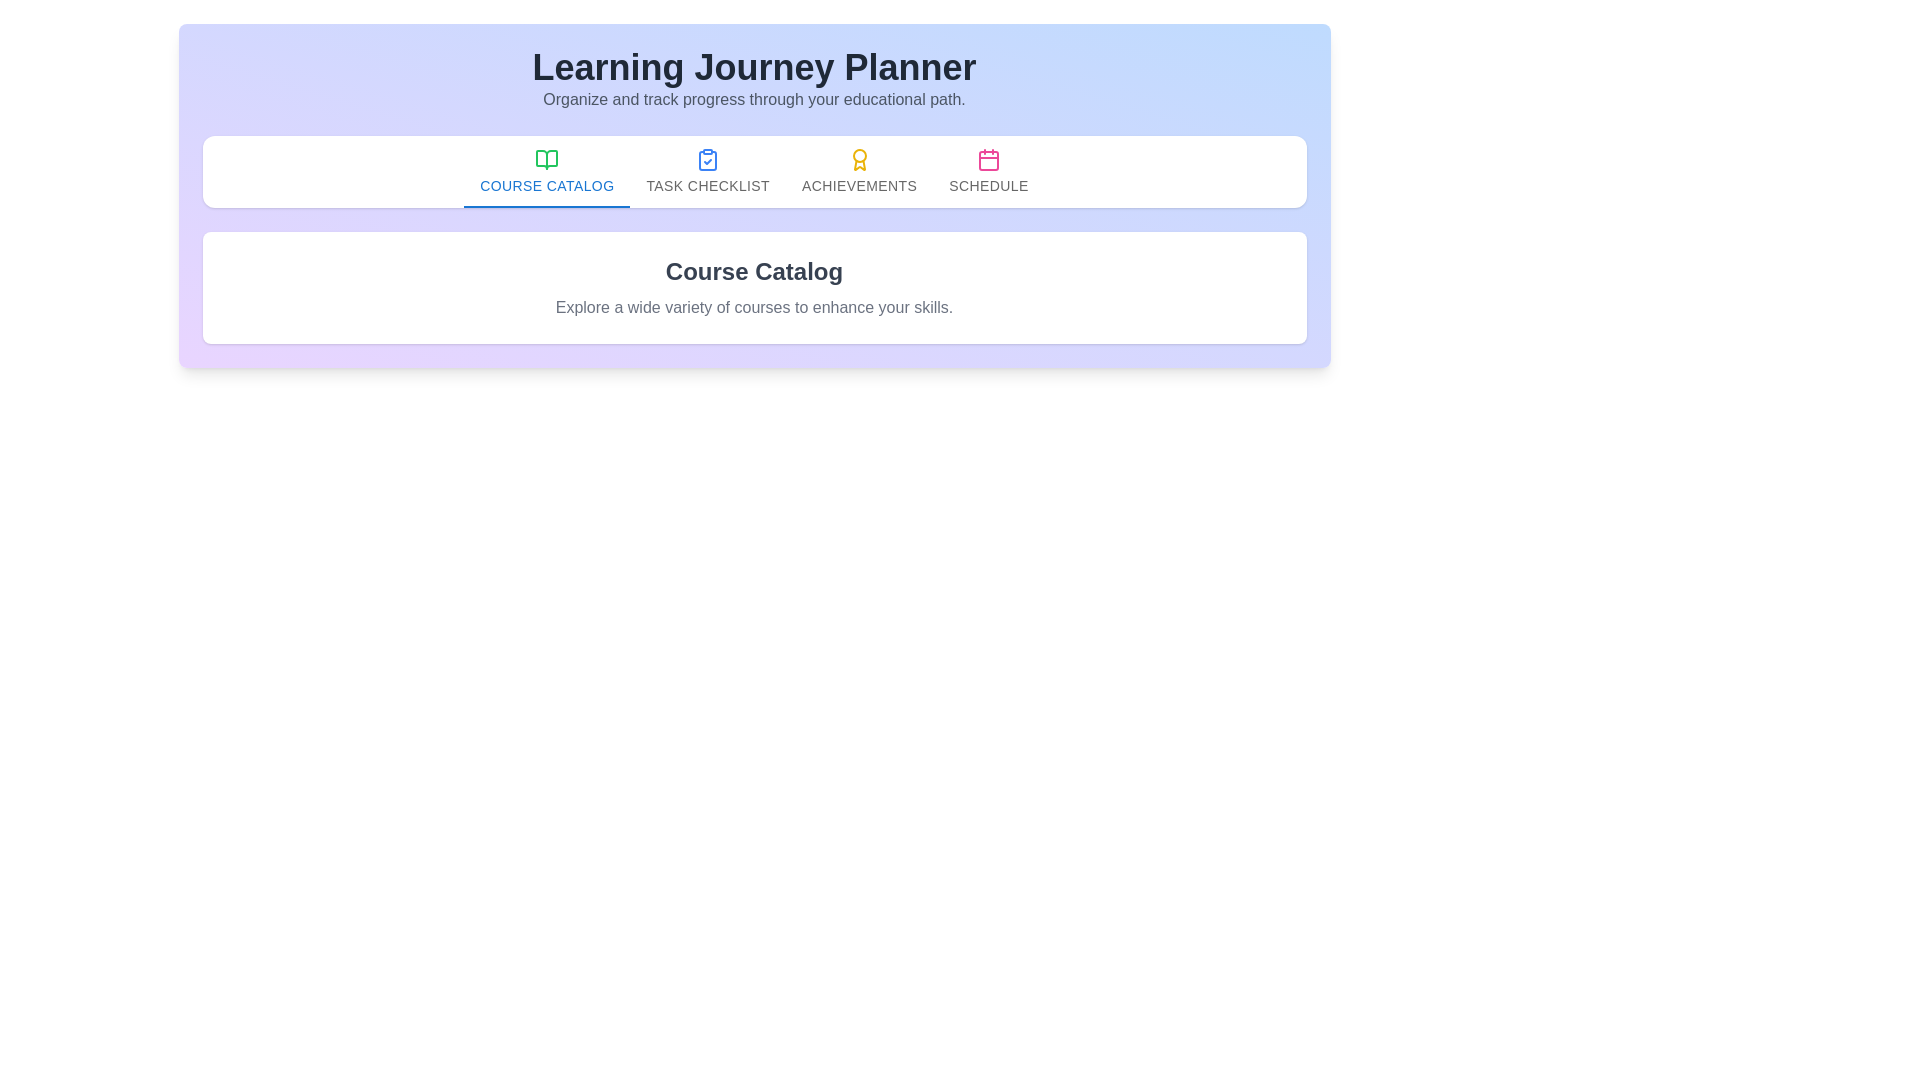 This screenshot has height=1080, width=1920. I want to click on the decorative icon linked to the 'Achievements' tab, which is visually positioned above the 'Achievements' label text in the tab button, so click(859, 159).